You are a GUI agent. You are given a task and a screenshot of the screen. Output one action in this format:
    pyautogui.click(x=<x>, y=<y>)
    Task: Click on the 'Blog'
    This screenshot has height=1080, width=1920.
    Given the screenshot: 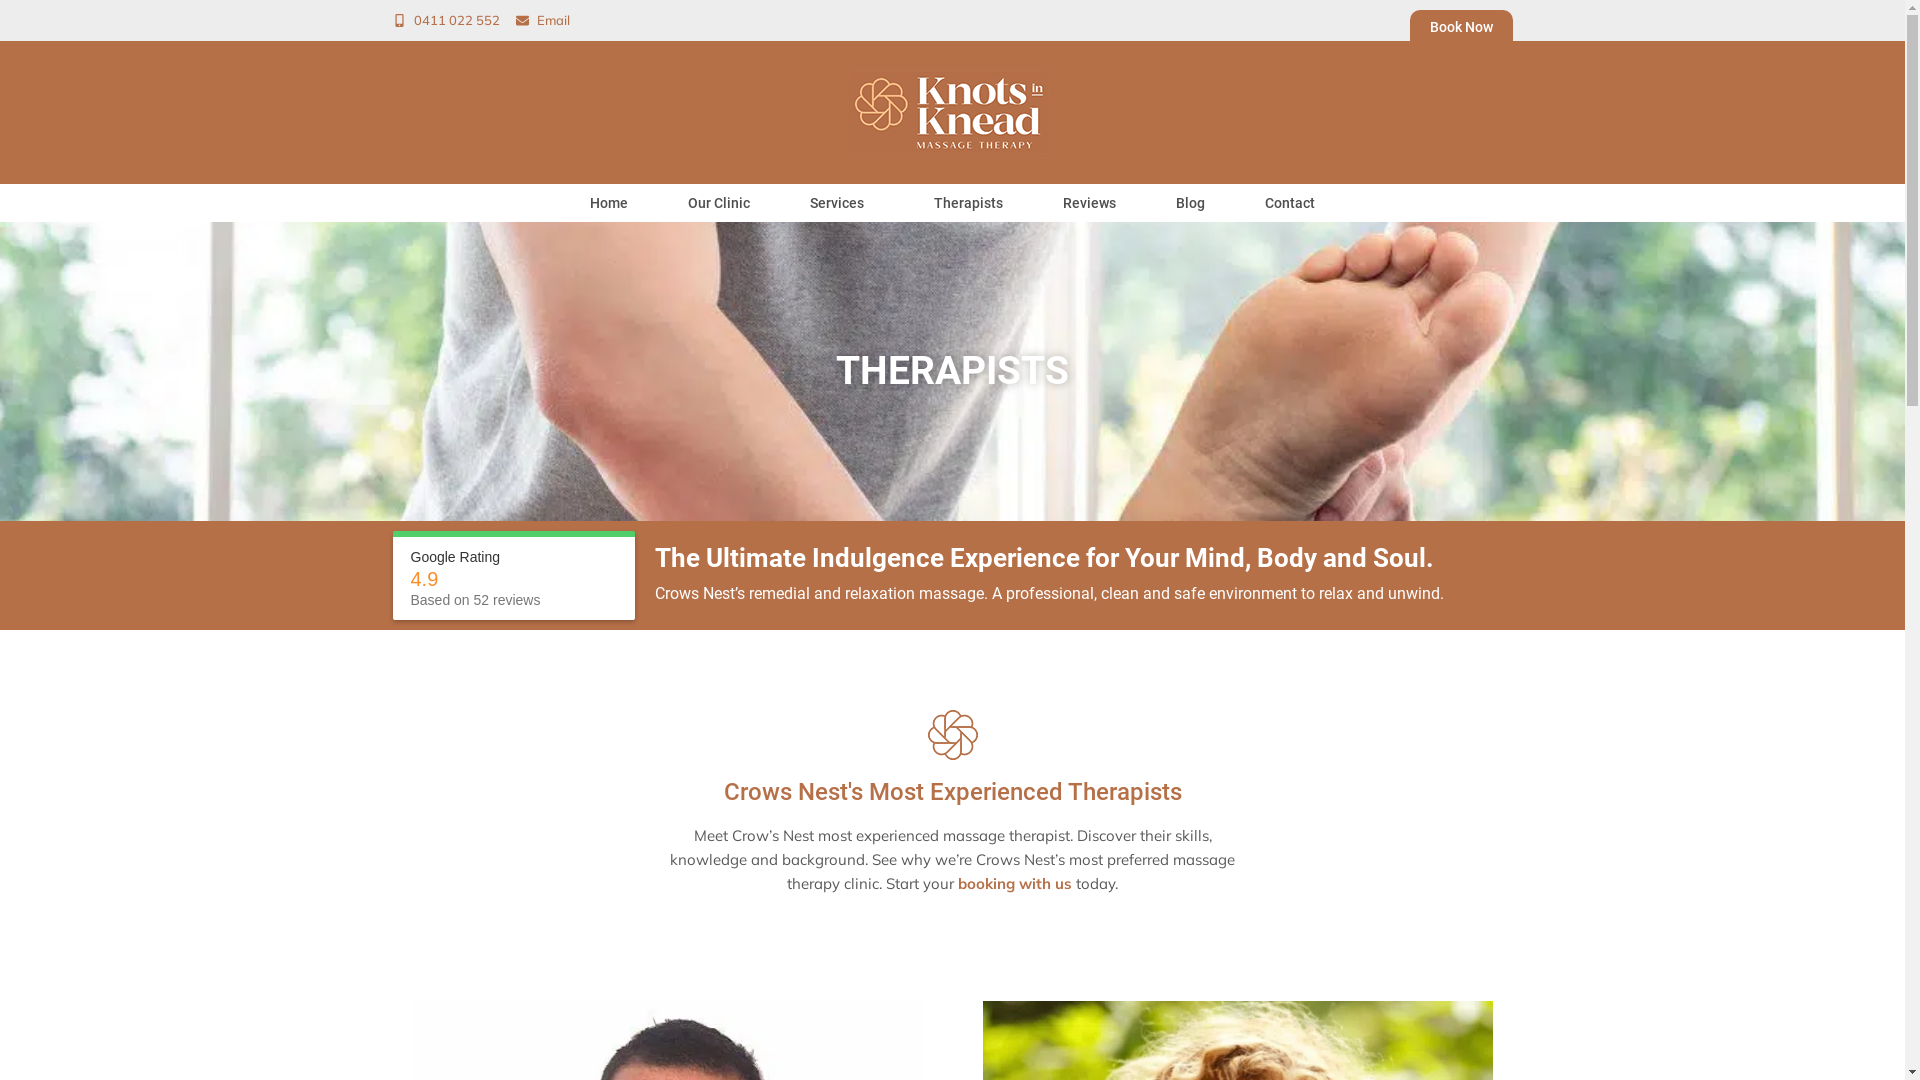 What is the action you would take?
    pyautogui.click(x=1146, y=203)
    